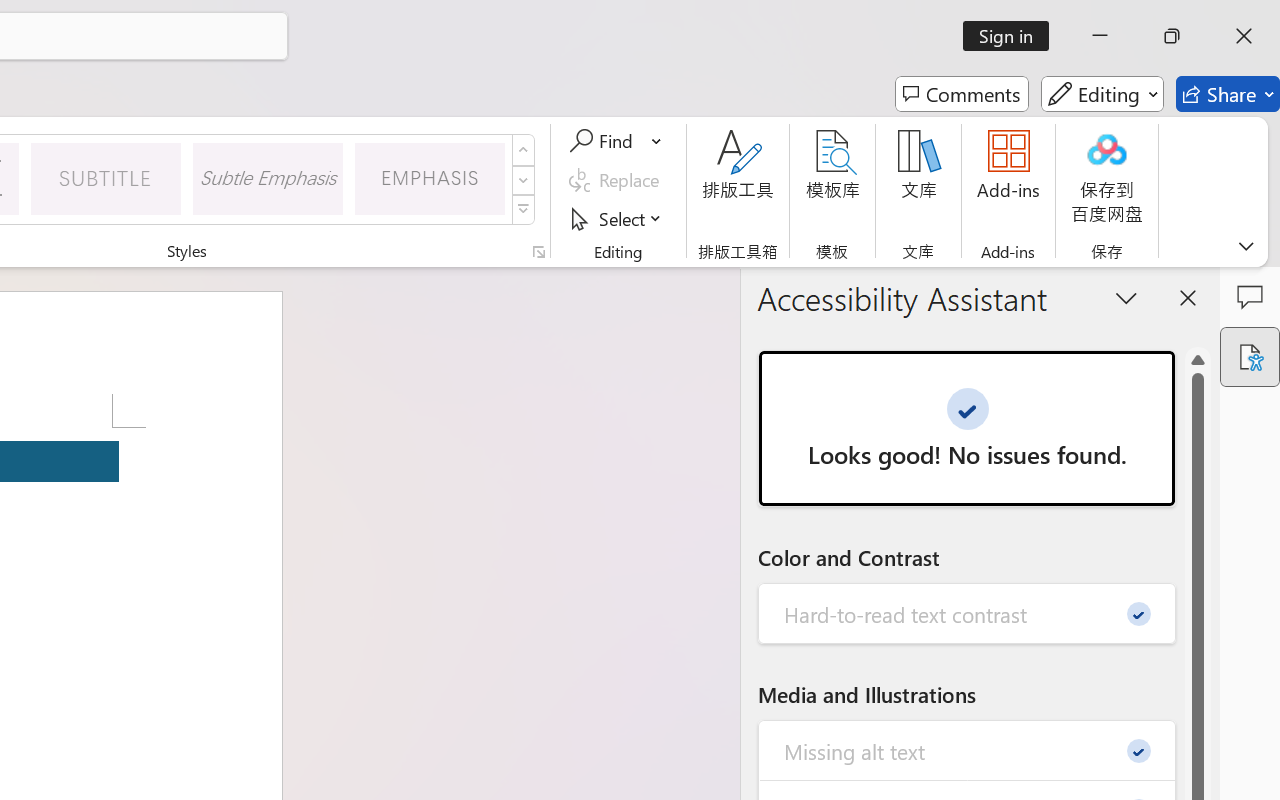  Describe the element at coordinates (105, 177) in the screenshot. I see `'Subtitle'` at that location.